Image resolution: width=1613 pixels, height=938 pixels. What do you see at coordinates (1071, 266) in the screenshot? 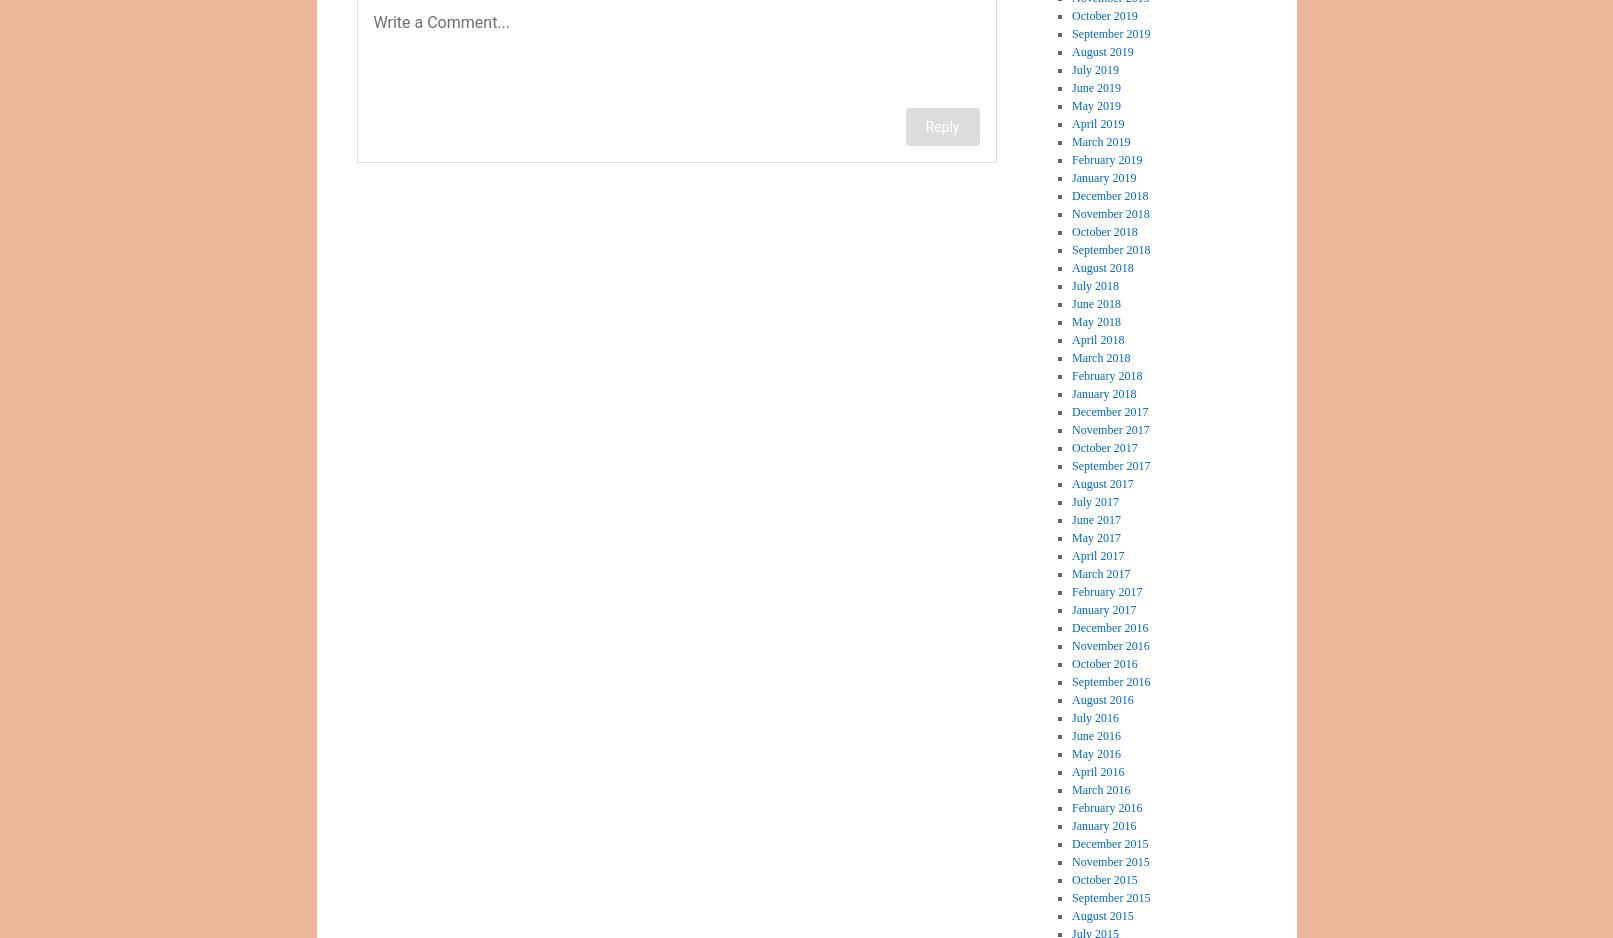
I see `'August 2018'` at bounding box center [1071, 266].